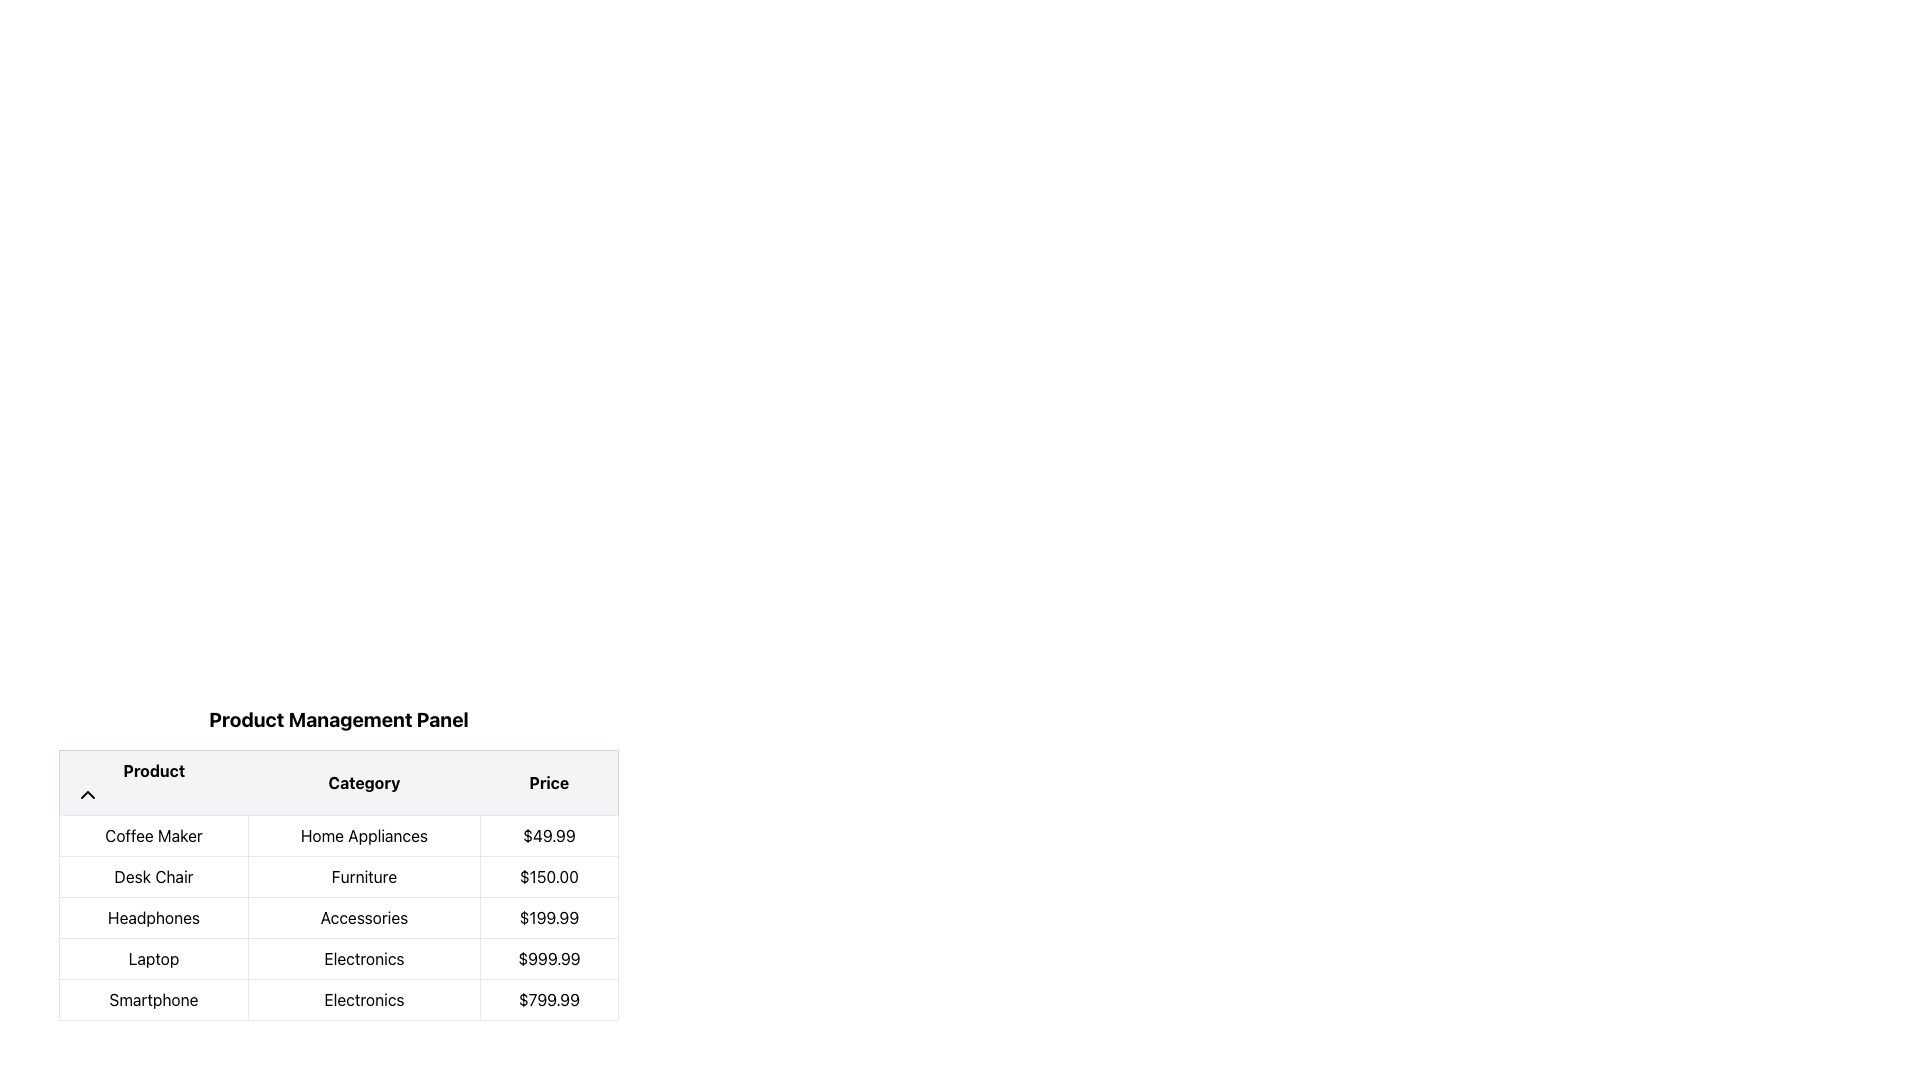 The image size is (1920, 1080). I want to click on the text label displaying 'Coffee Maker' in bold black font, located in the first column of the product information table, so click(152, 836).